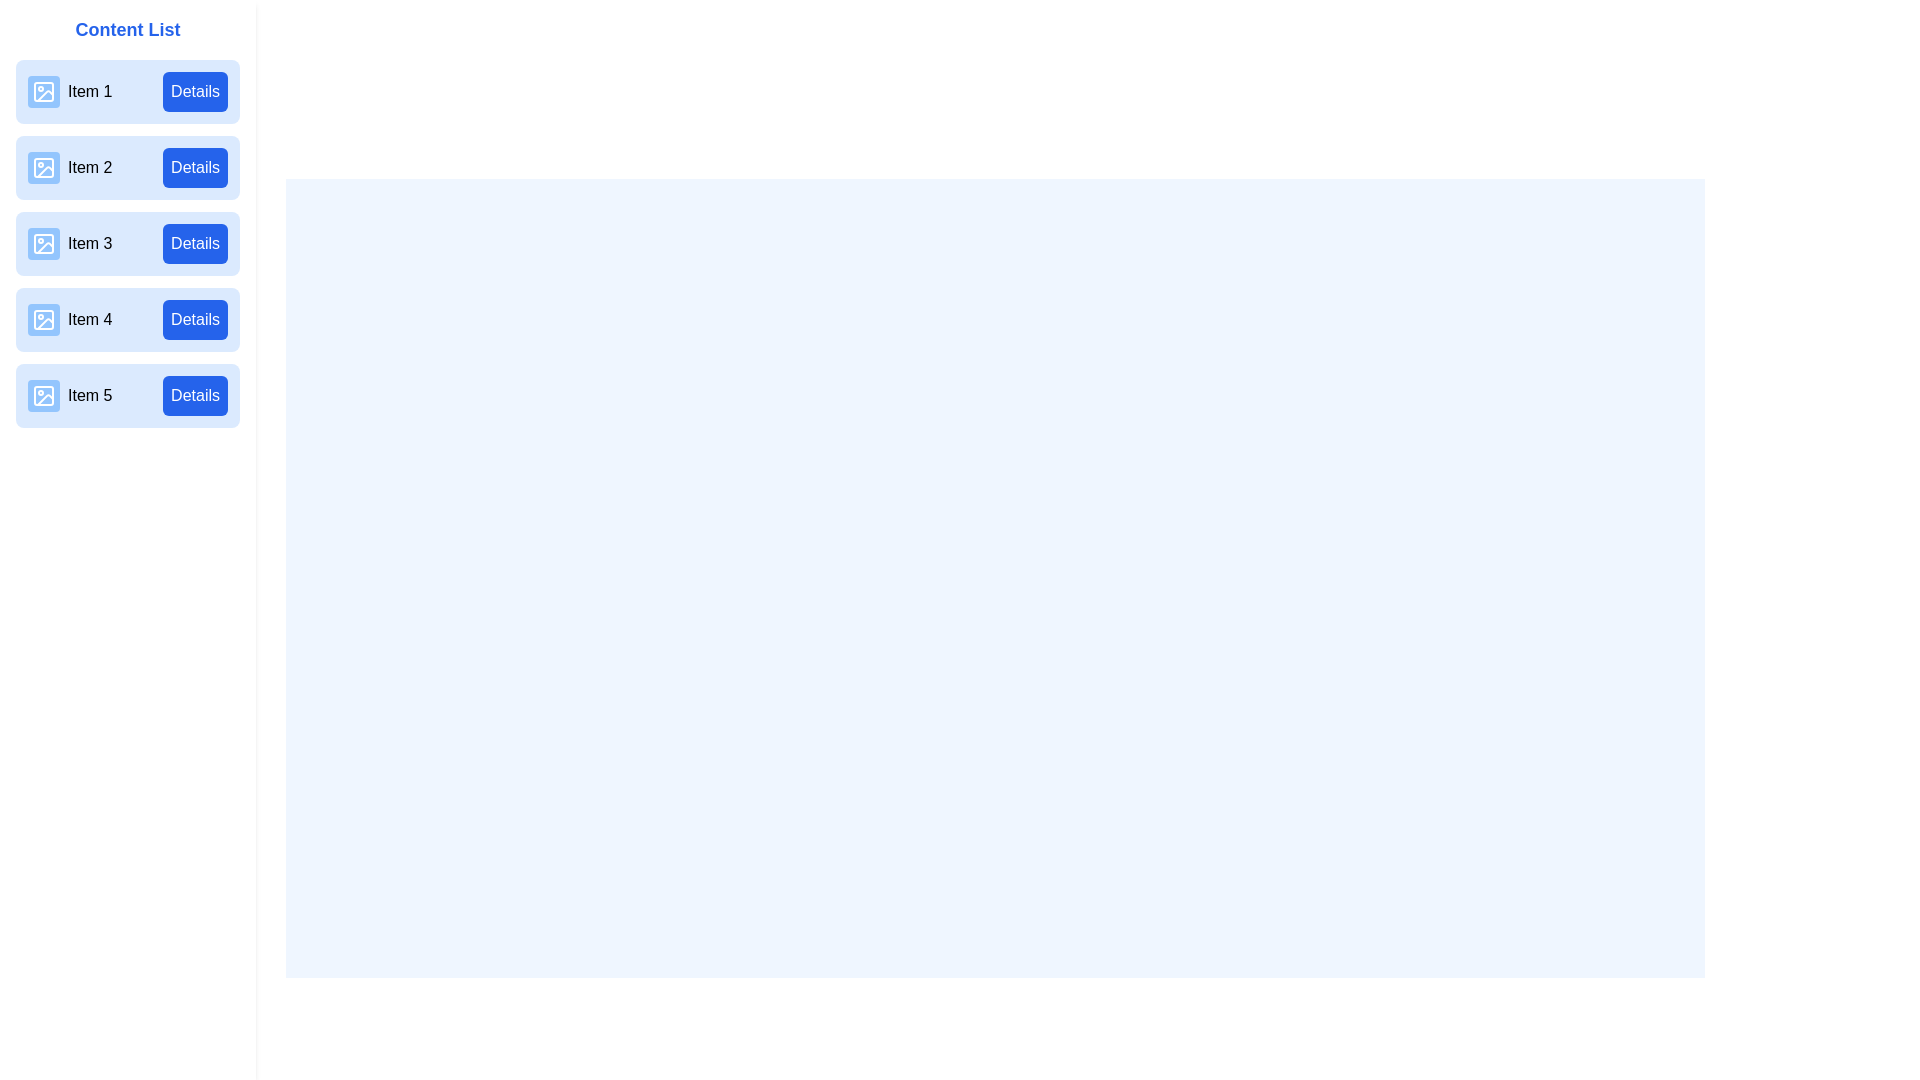  What do you see at coordinates (43, 167) in the screenshot?
I see `the graphic element that represents a segment of the visual thumbnail for the second list item in the sidebar` at bounding box center [43, 167].